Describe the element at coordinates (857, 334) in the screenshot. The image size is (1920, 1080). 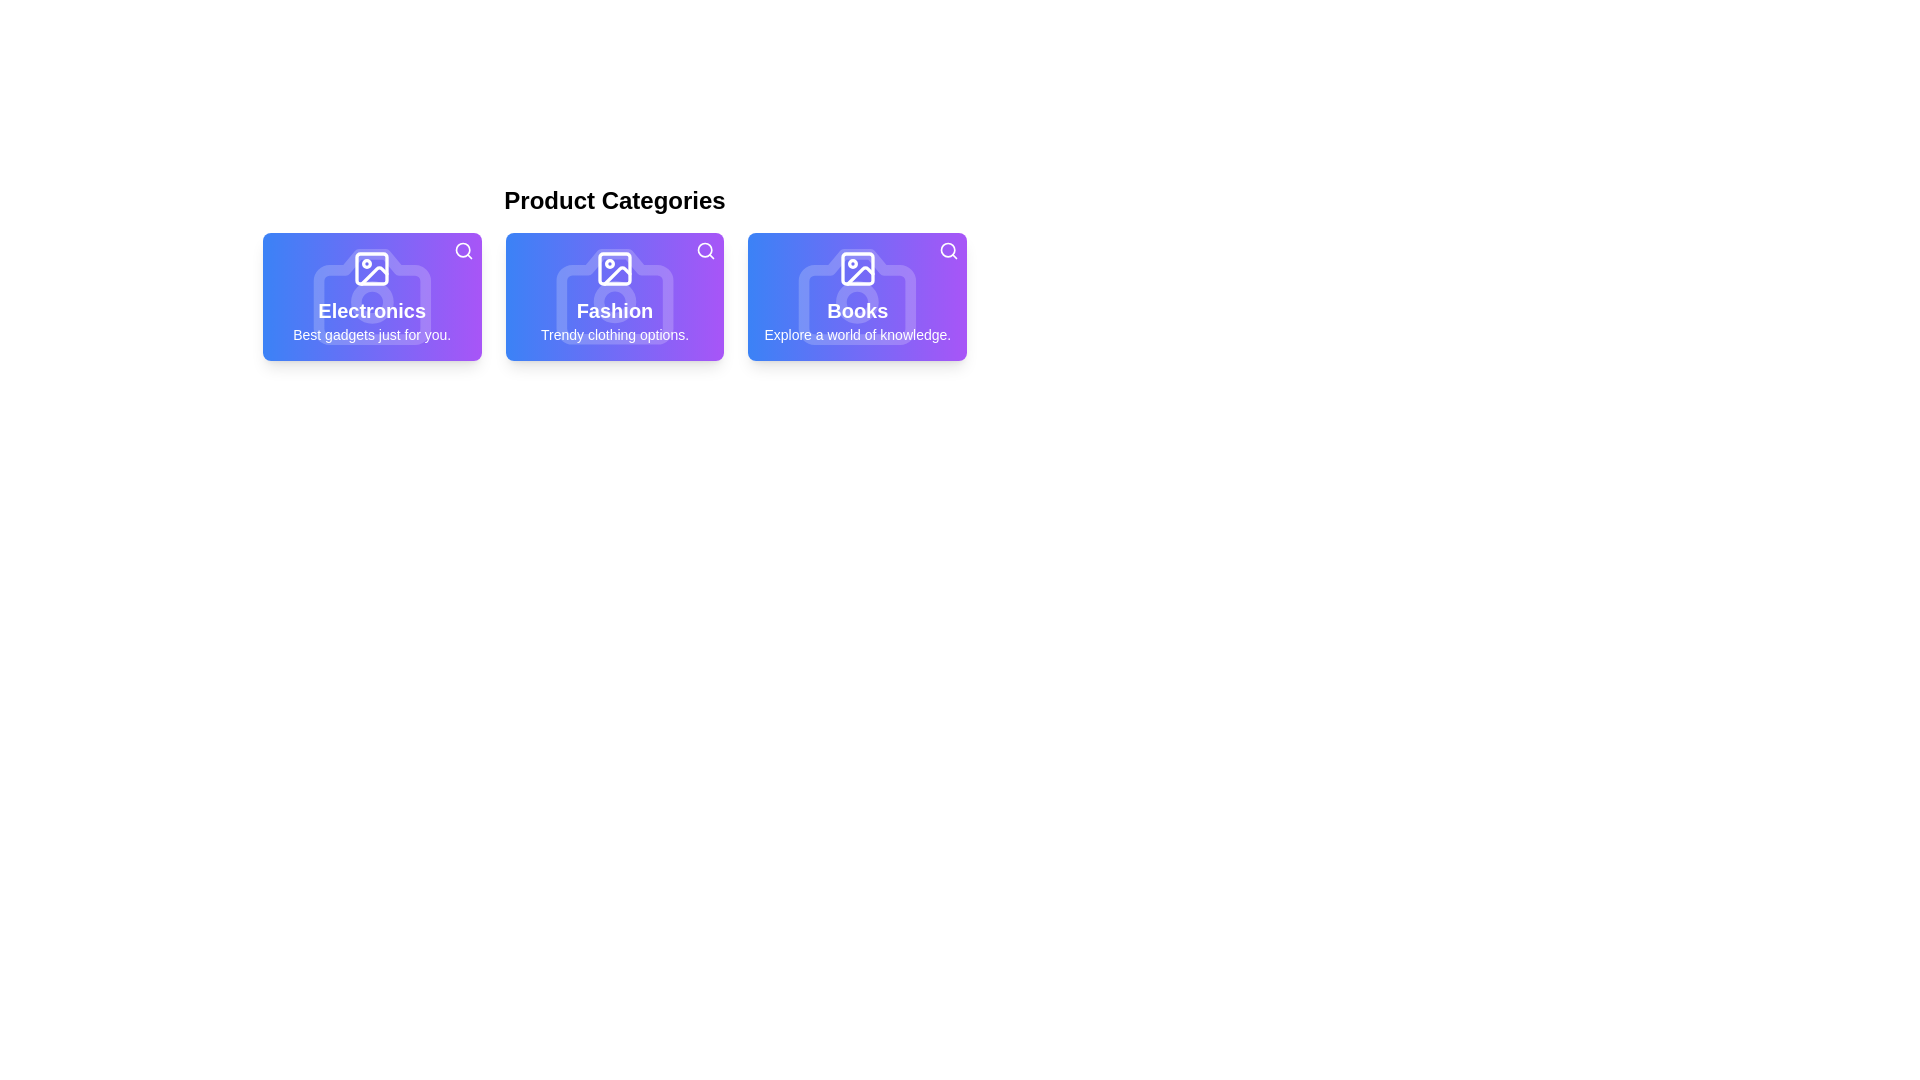
I see `descriptive text that provides additional context for the 'Books' category, located in the lower section of the card labeled 'Books' on the right side of a three-card row` at that location.